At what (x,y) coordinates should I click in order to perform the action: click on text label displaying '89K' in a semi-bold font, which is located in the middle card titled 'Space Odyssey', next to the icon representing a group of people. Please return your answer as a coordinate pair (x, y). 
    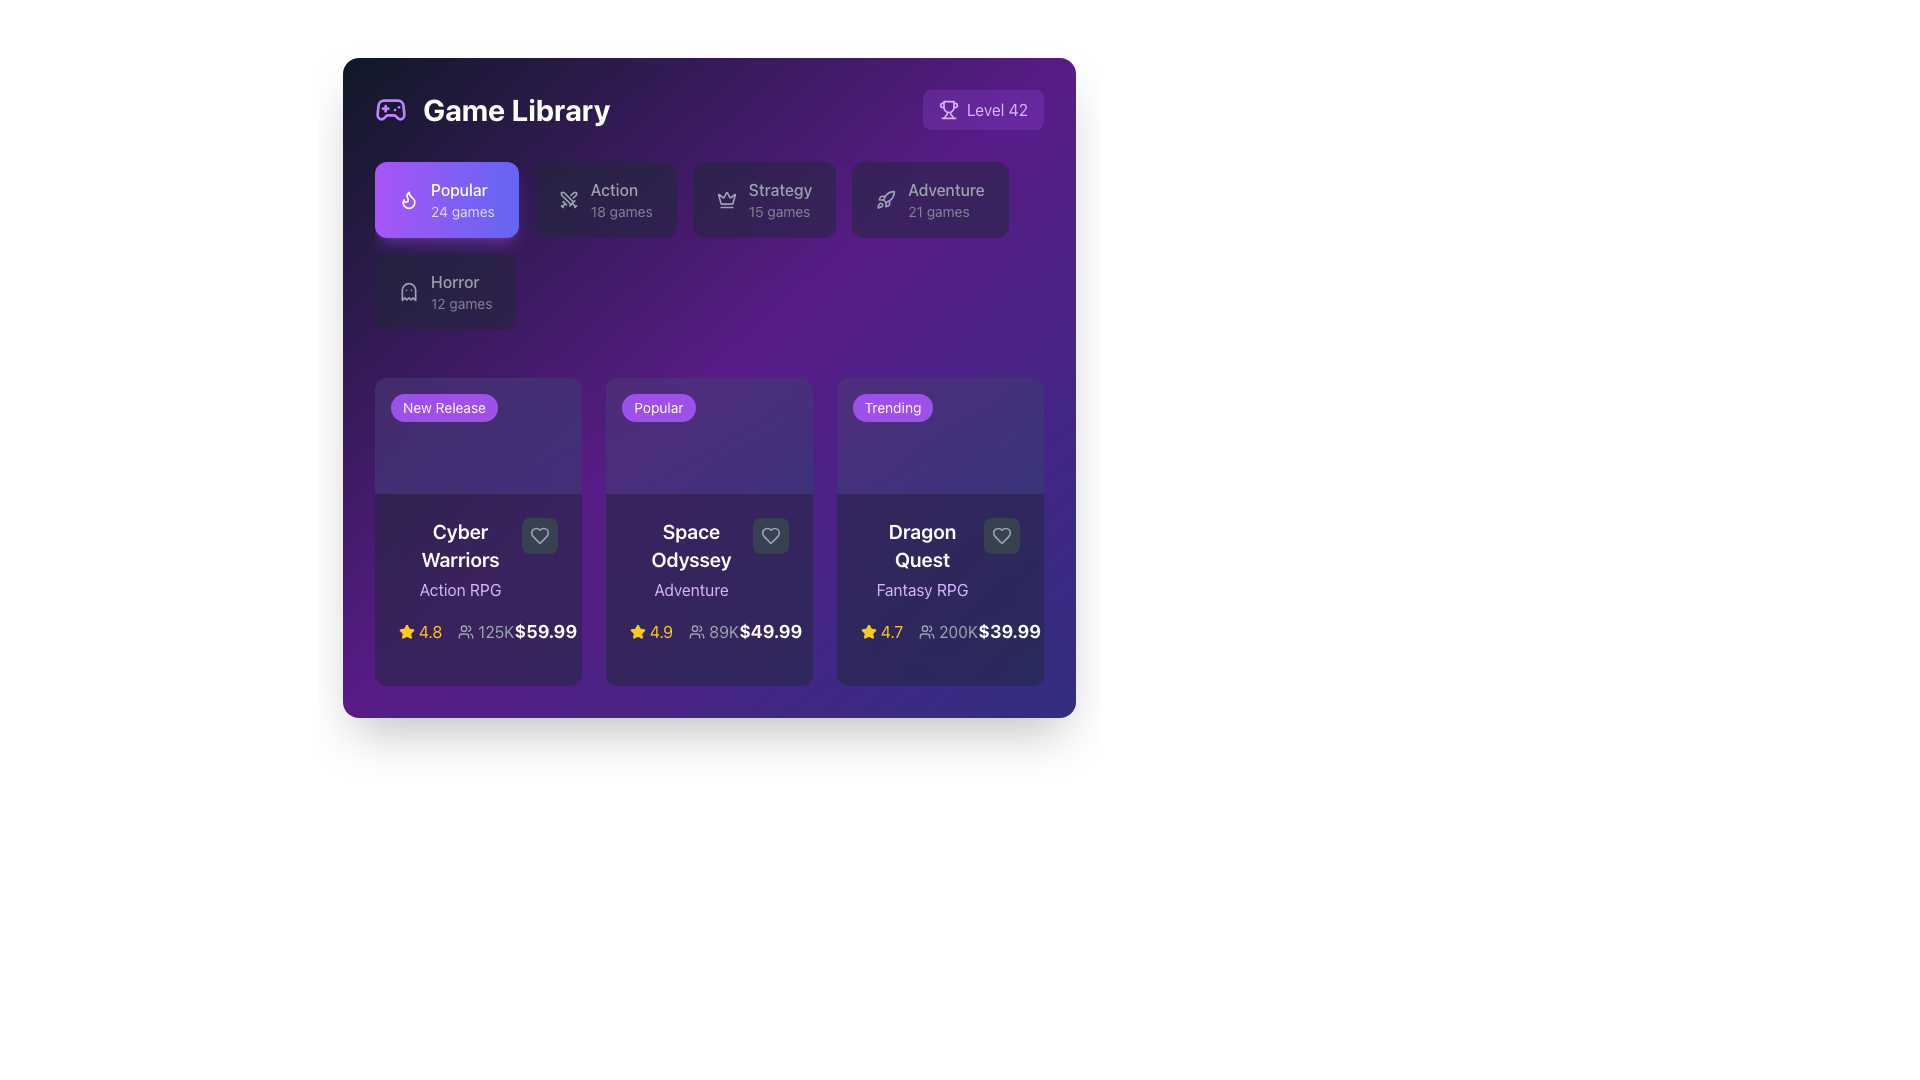
    Looking at the image, I should click on (723, 632).